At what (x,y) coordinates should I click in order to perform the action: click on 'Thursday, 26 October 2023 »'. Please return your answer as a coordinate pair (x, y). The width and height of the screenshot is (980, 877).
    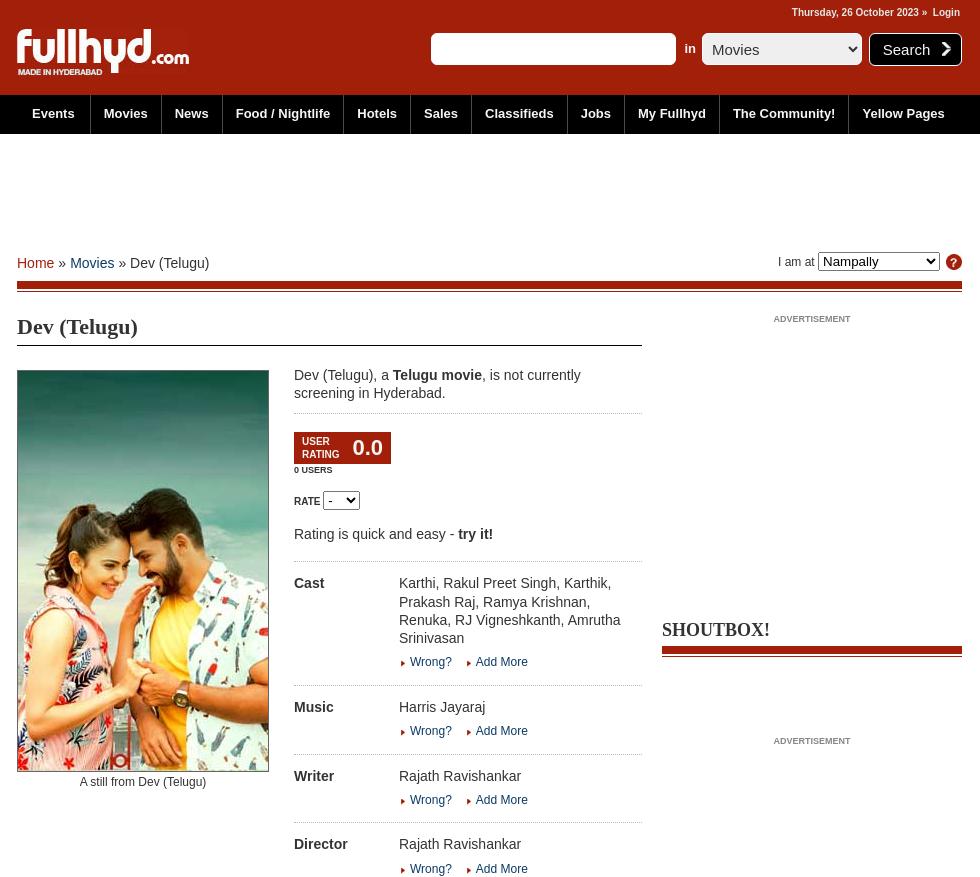
    Looking at the image, I should click on (861, 11).